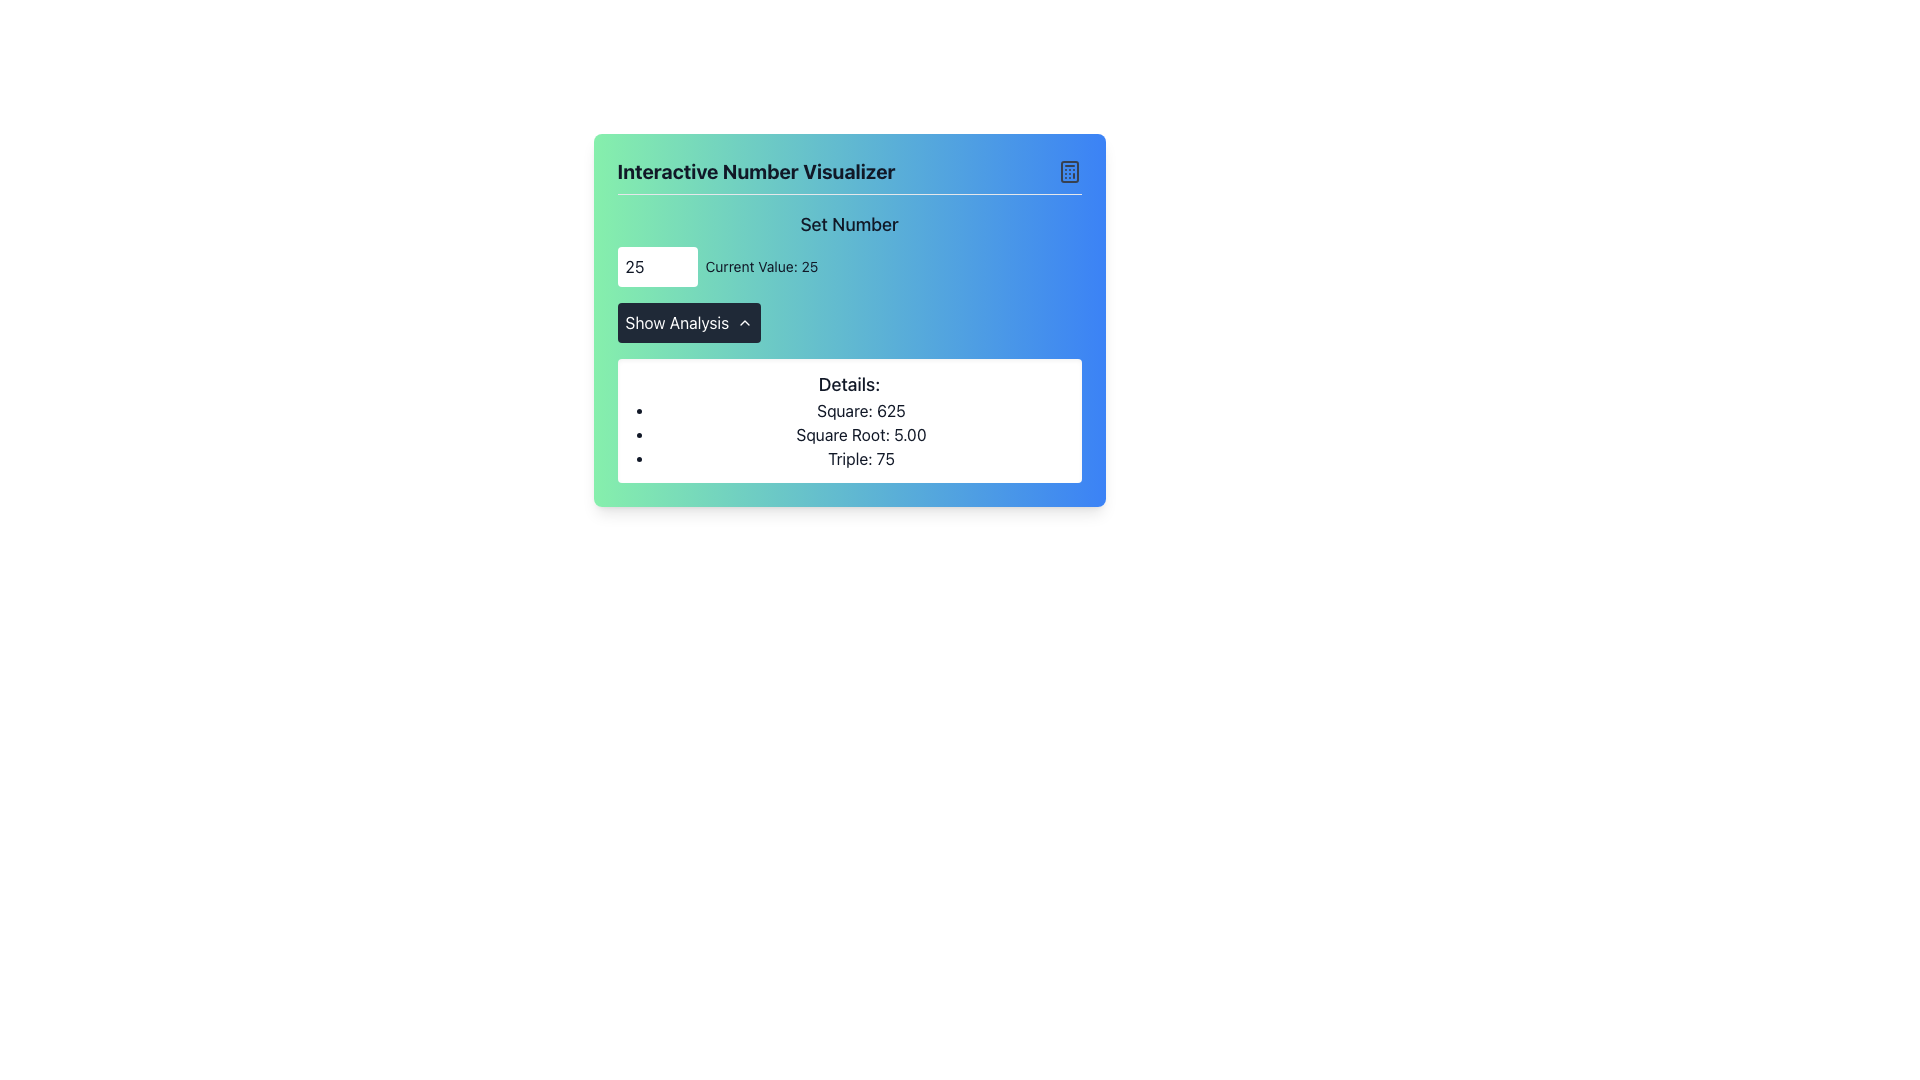  I want to click on the 'Show Analysis' button, which is a rectangular button with white text on a dark gray background and an upward-pointing arrow icon, so click(689, 322).